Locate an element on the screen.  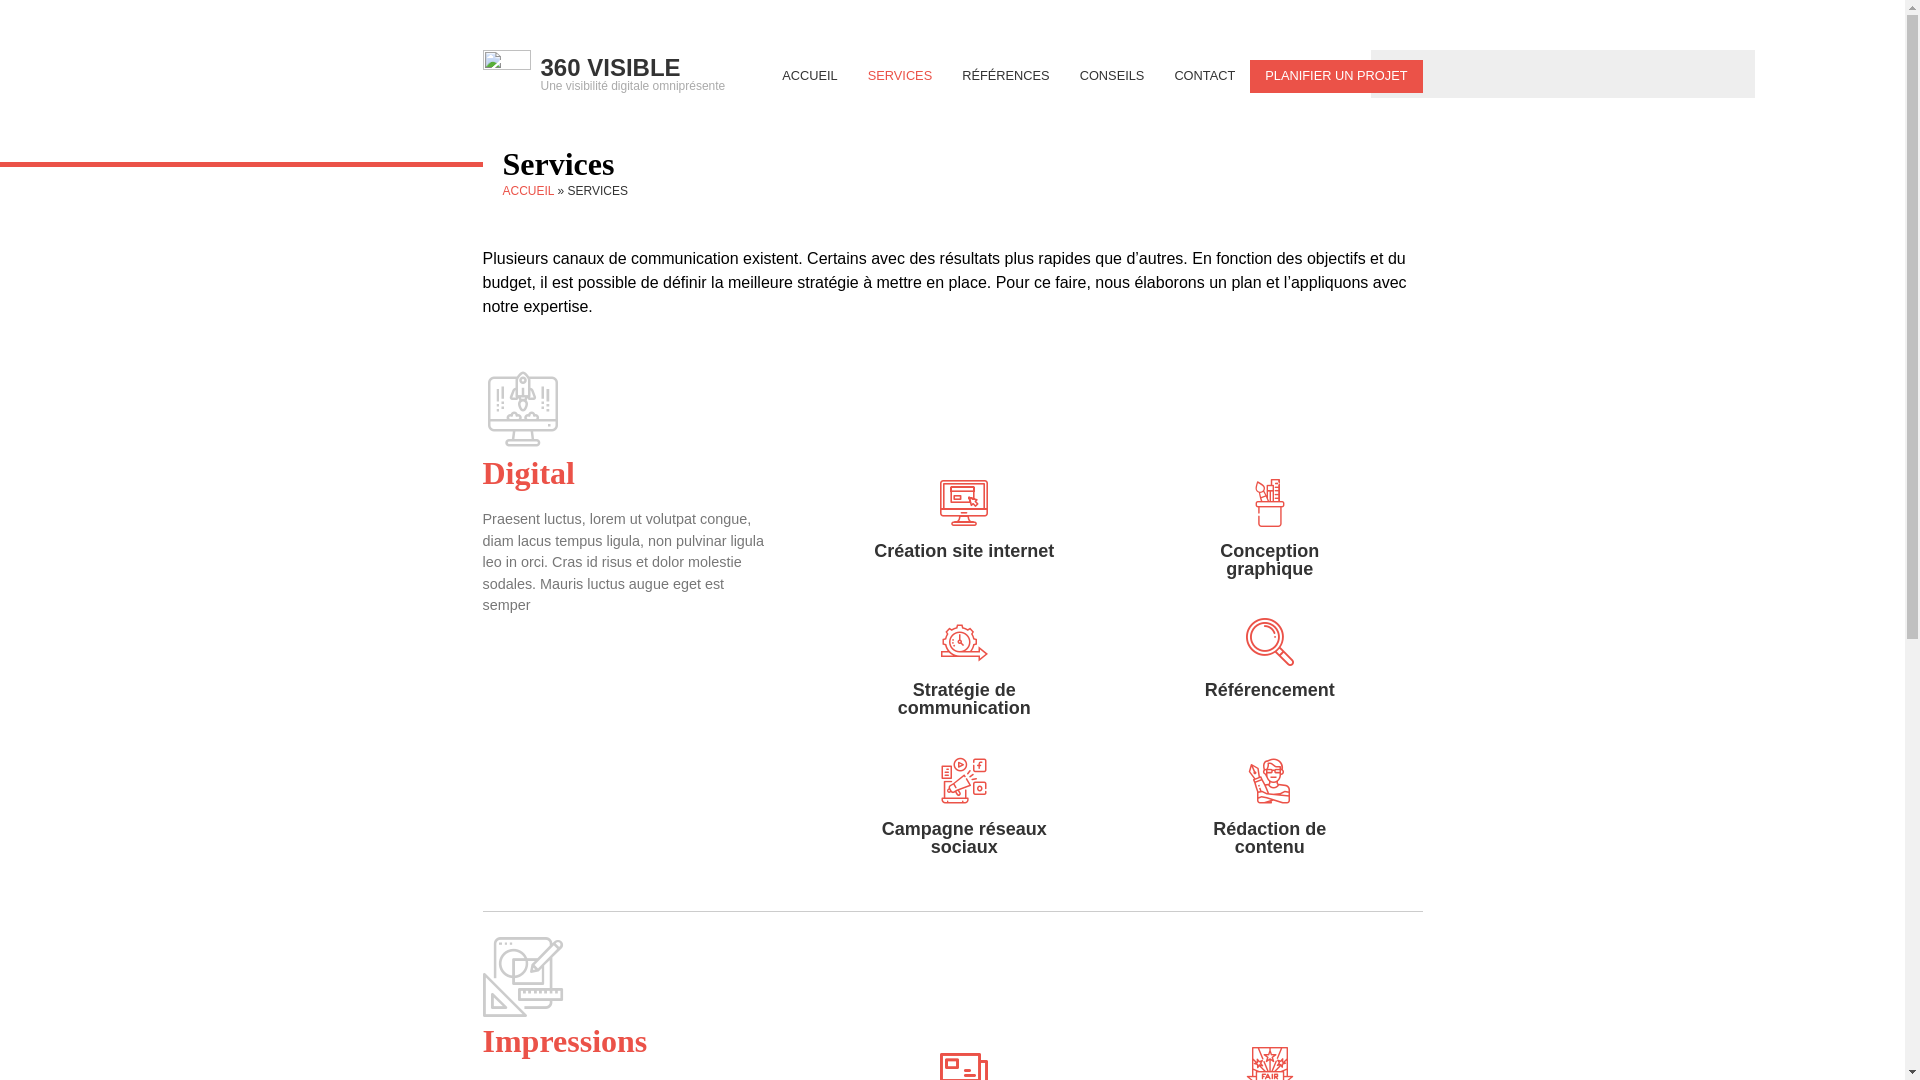
'360 VISIBLE' is located at coordinates (608, 66).